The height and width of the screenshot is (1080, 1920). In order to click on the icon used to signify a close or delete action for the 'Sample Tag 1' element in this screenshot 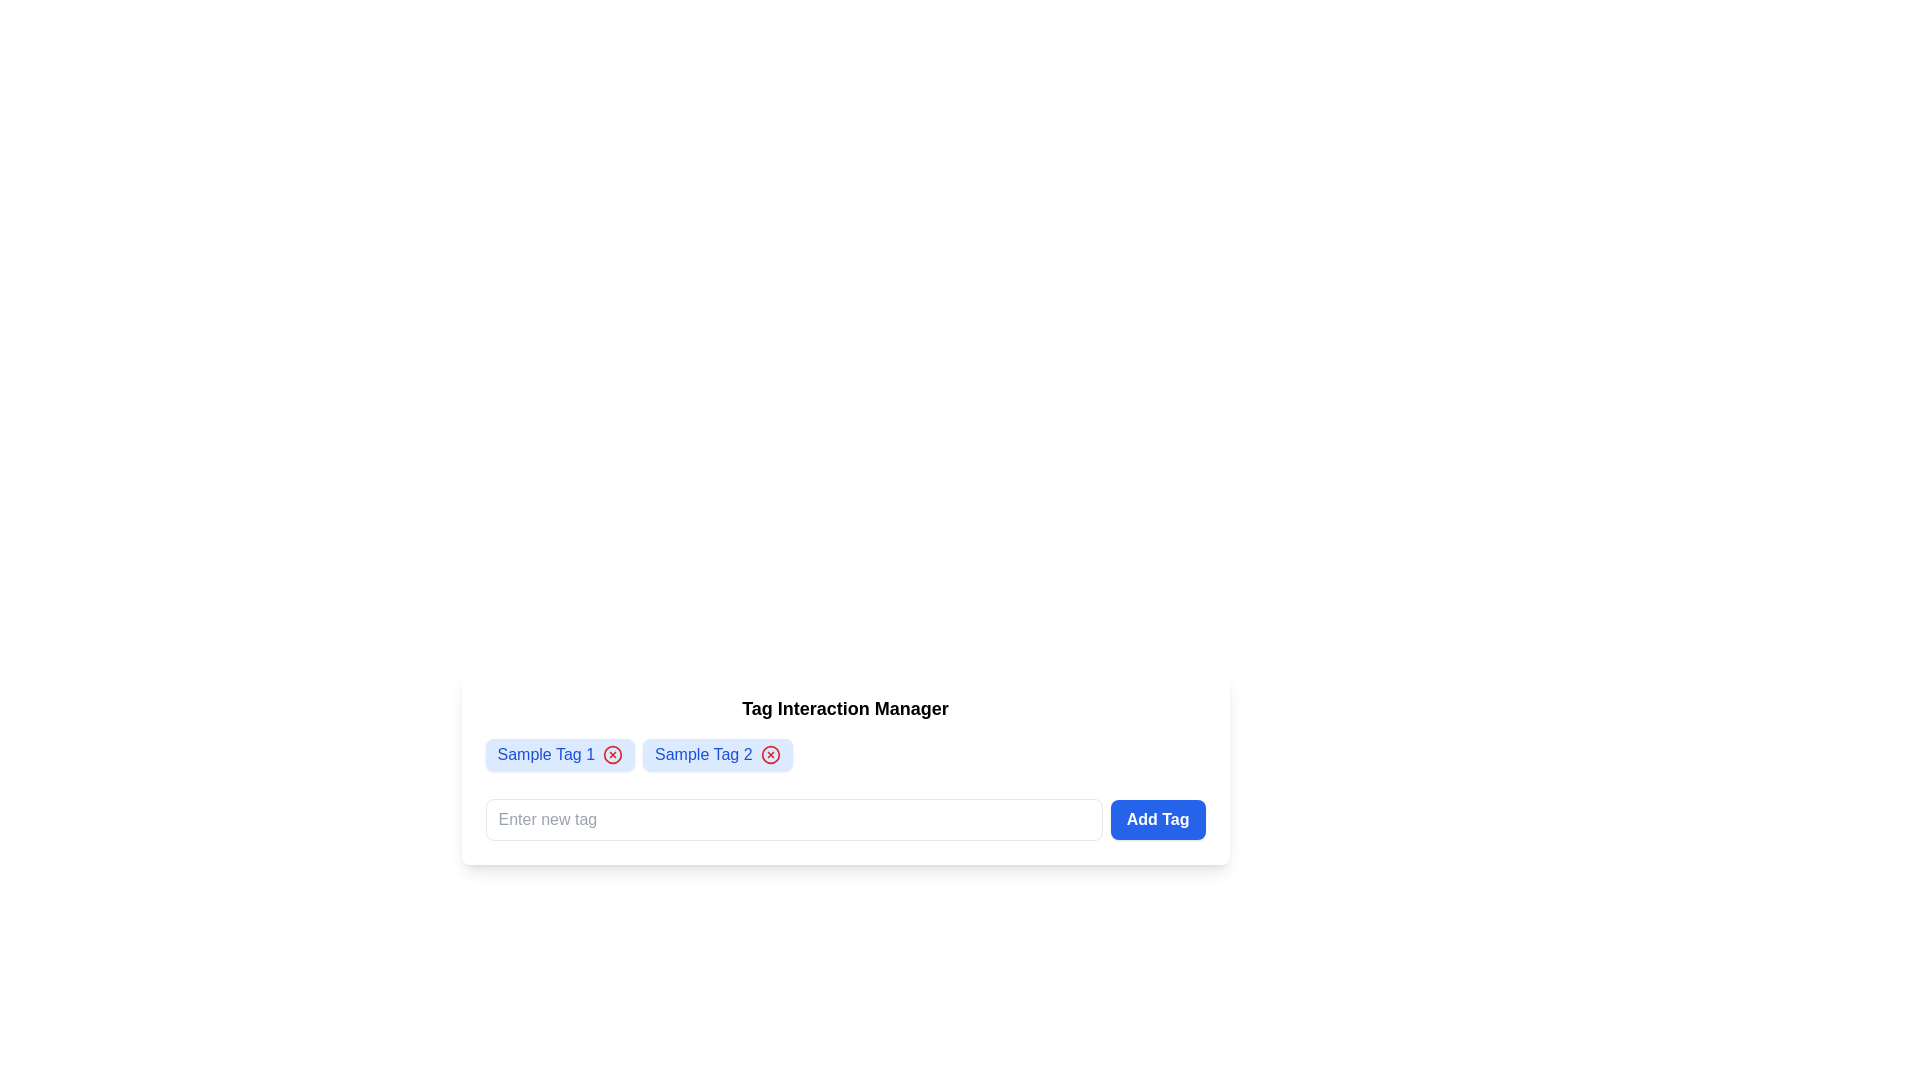, I will do `click(612, 755)`.